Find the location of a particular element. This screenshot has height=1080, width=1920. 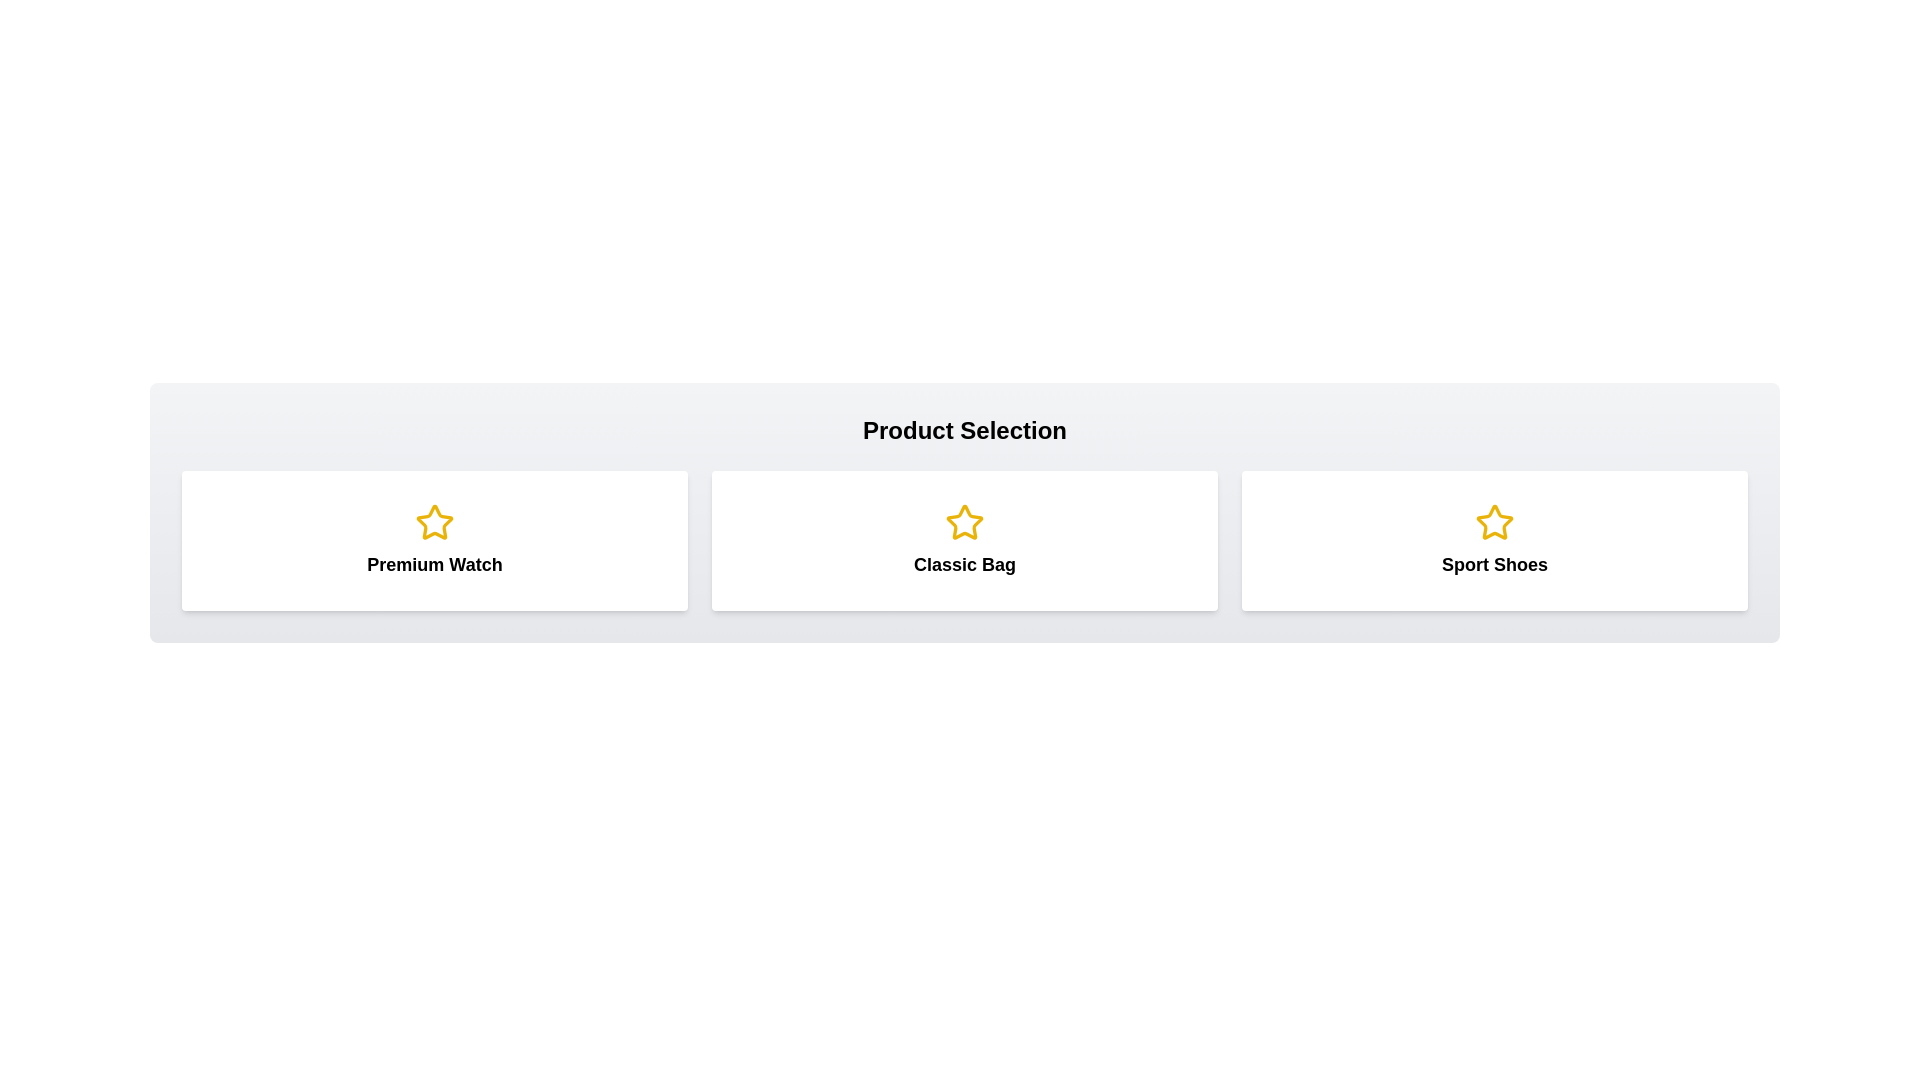

text content of the label displaying 'Sport Shoes', which is styled in bold and positioned below a yellow star icon is located at coordinates (1494, 564).